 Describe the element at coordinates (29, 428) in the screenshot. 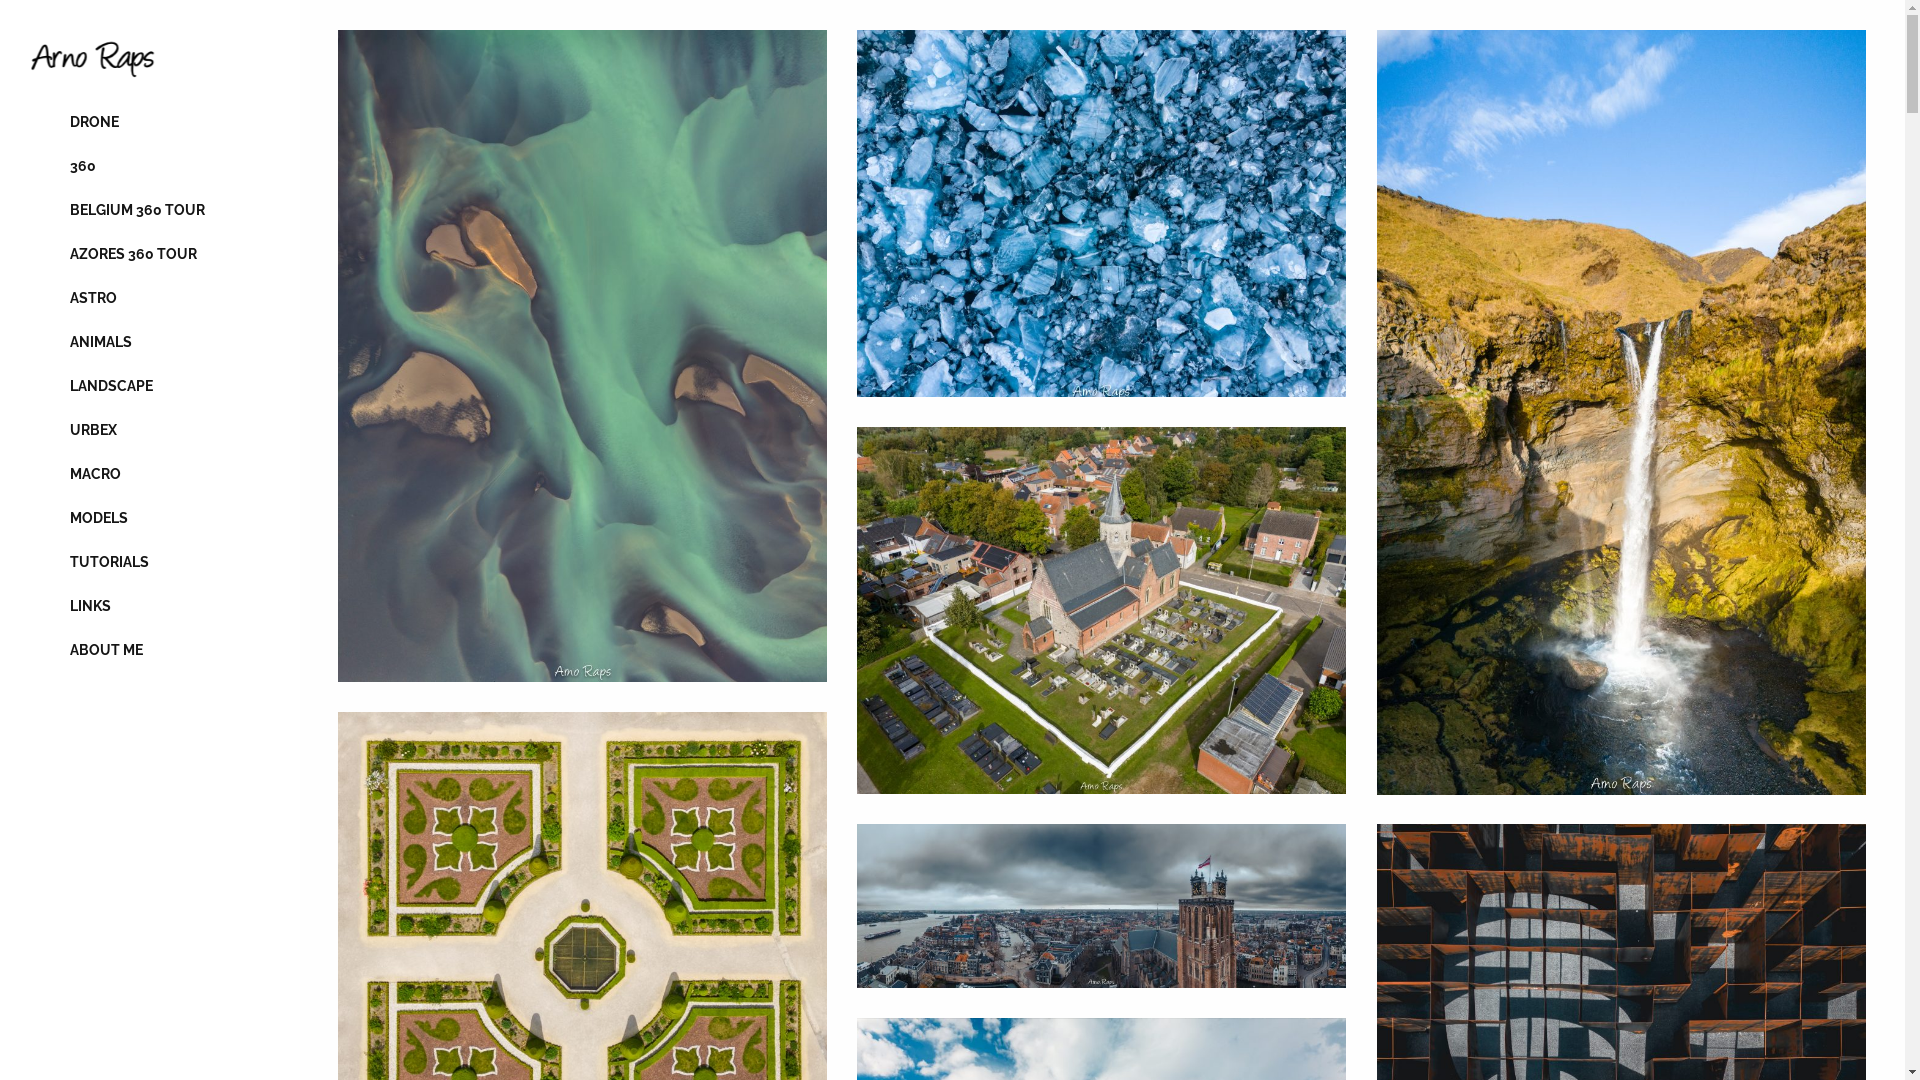

I see `'URBEX'` at that location.